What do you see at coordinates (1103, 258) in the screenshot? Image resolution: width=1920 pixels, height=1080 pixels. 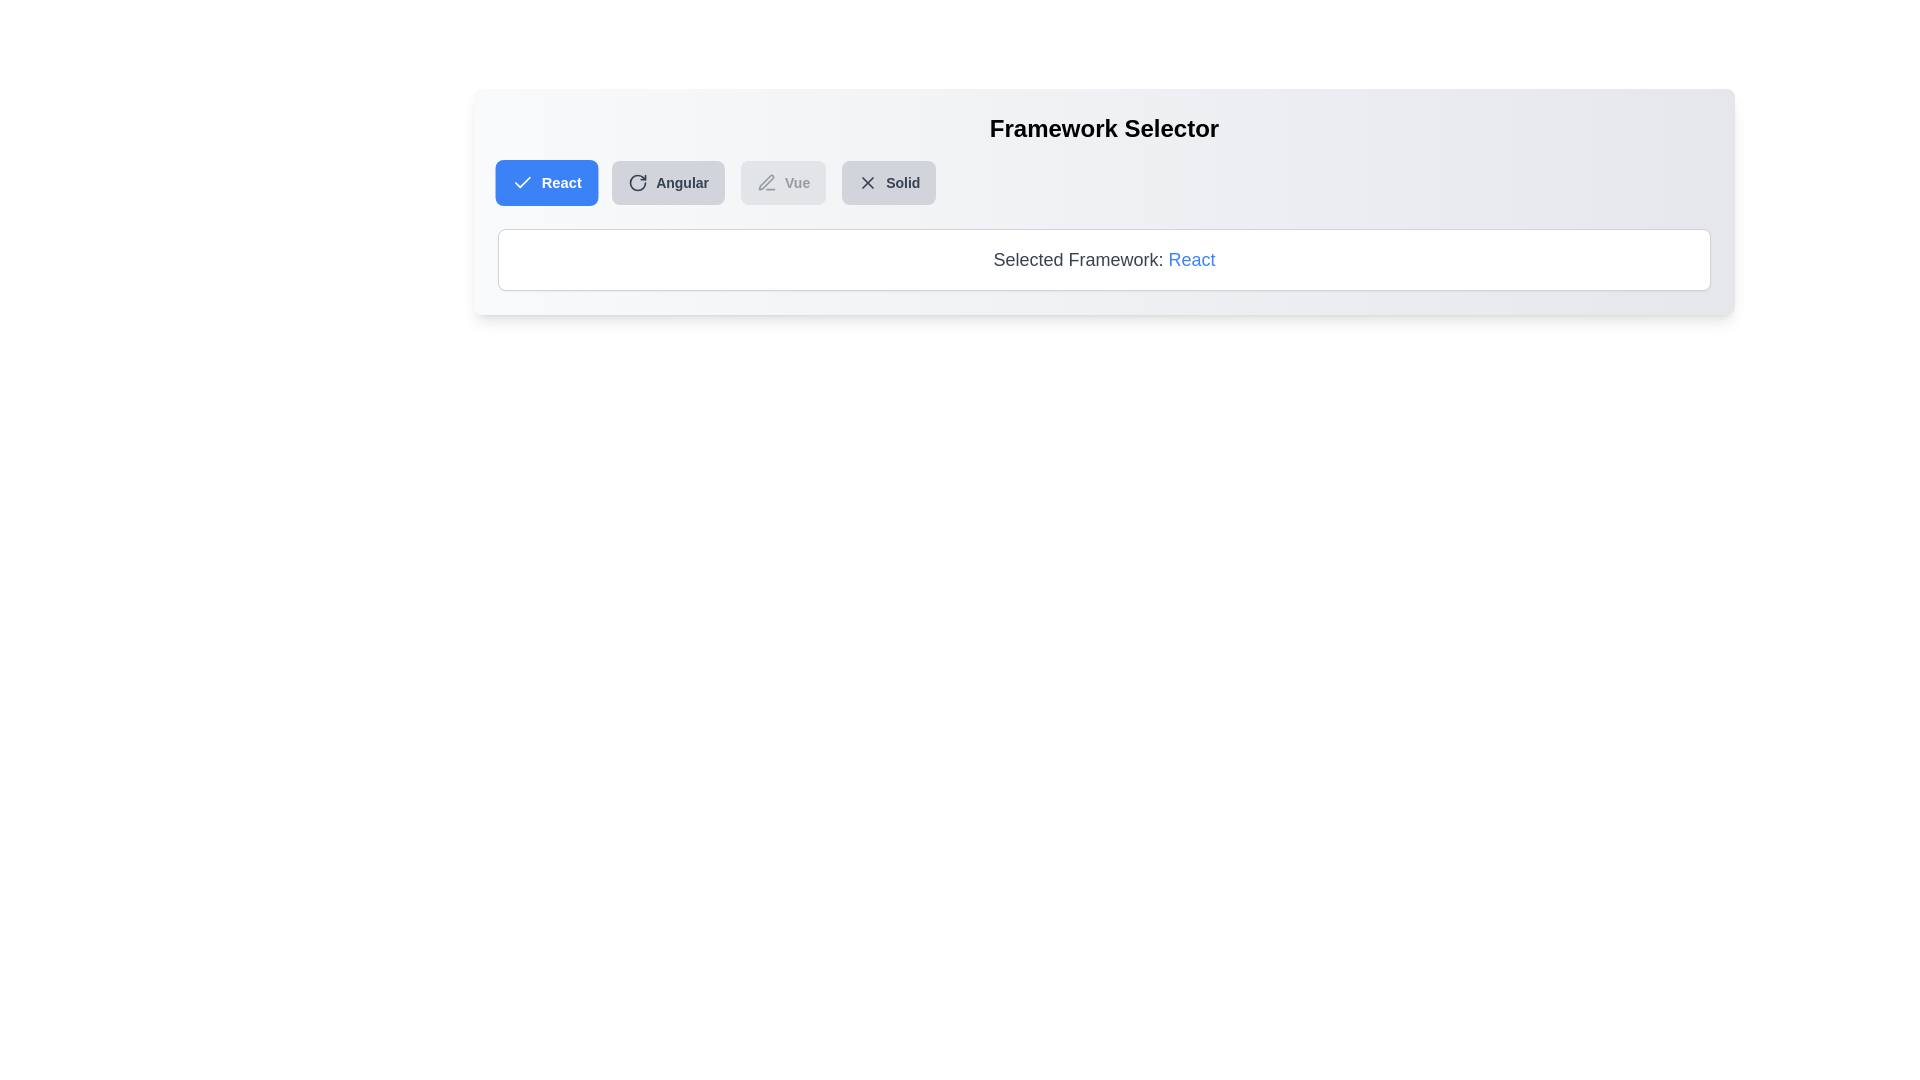 I see `the informational label indicating the currently selected framework, which is 'React'` at bounding box center [1103, 258].